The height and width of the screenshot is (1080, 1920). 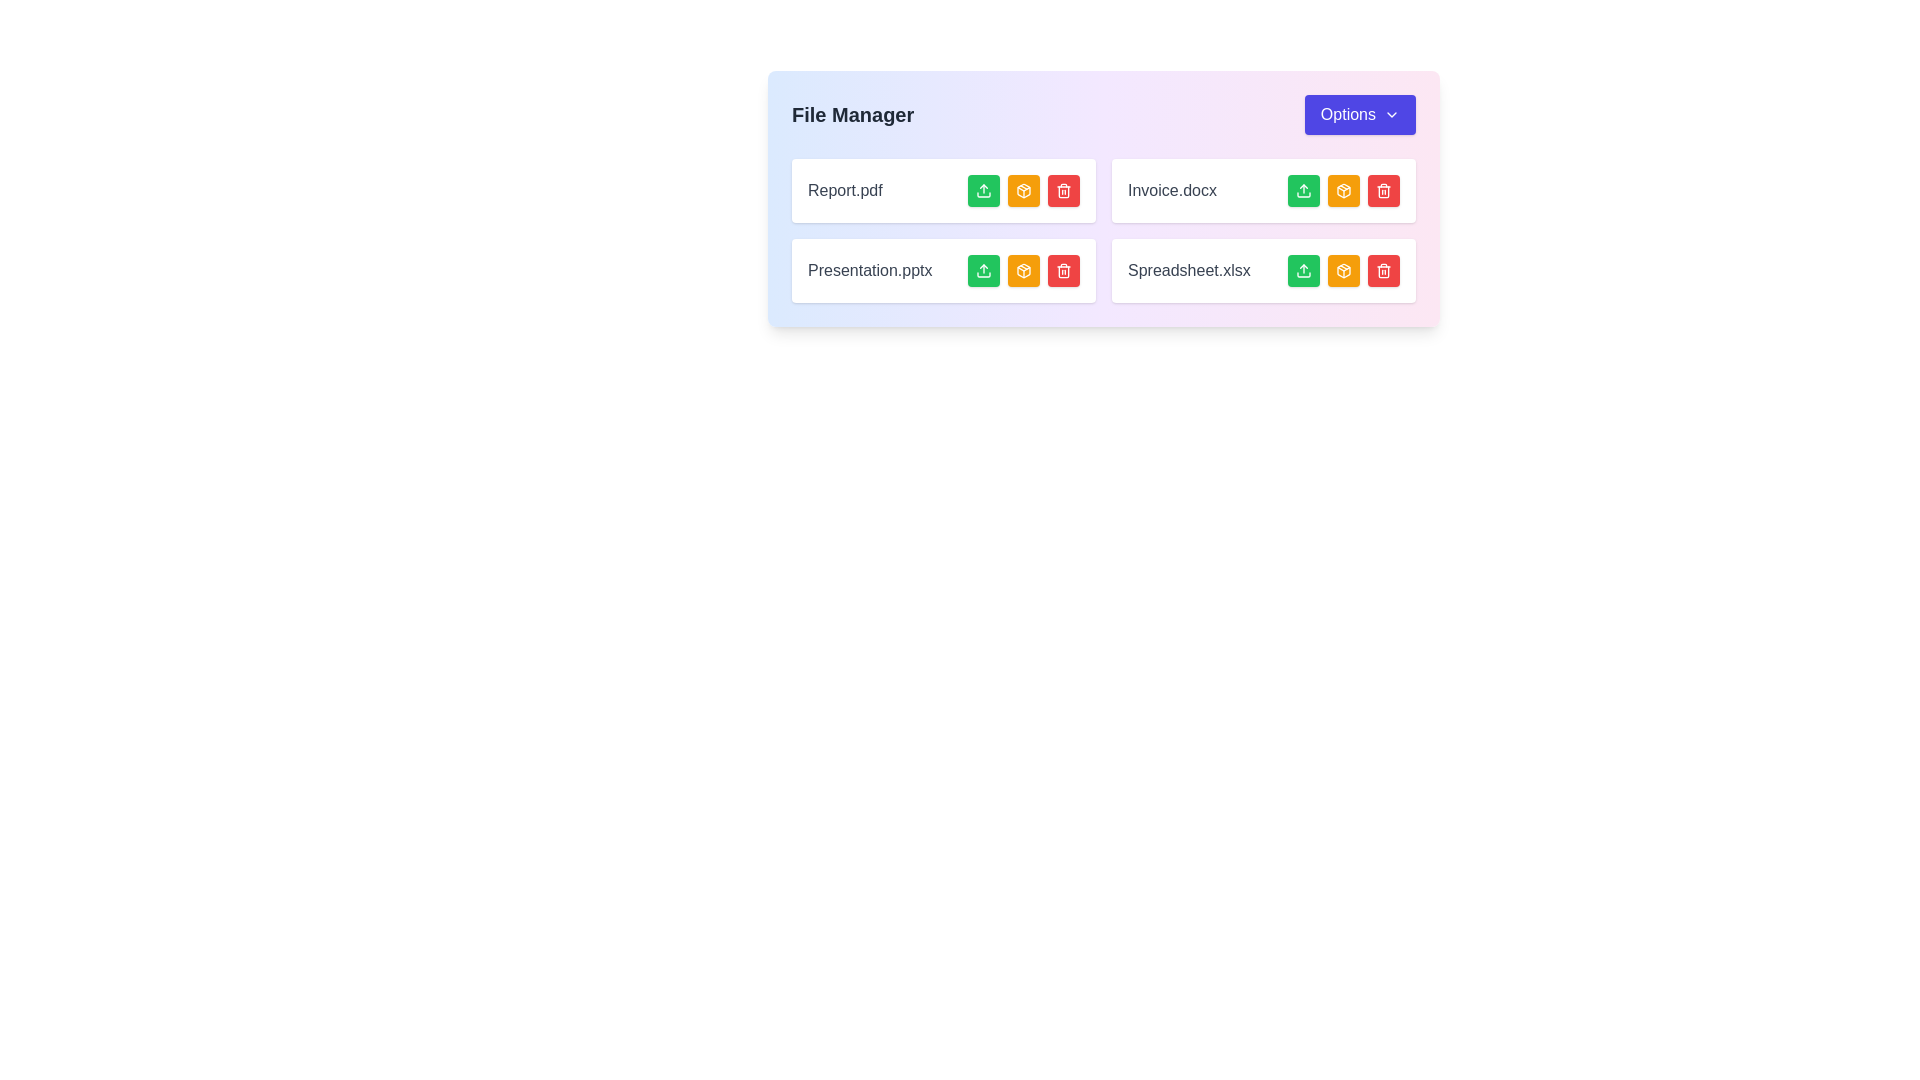 What do you see at coordinates (983, 191) in the screenshot?
I see `the upload button with an SVG icon located in the lower-left section of the file manager interface, which represents 'Presentation.pptx'` at bounding box center [983, 191].